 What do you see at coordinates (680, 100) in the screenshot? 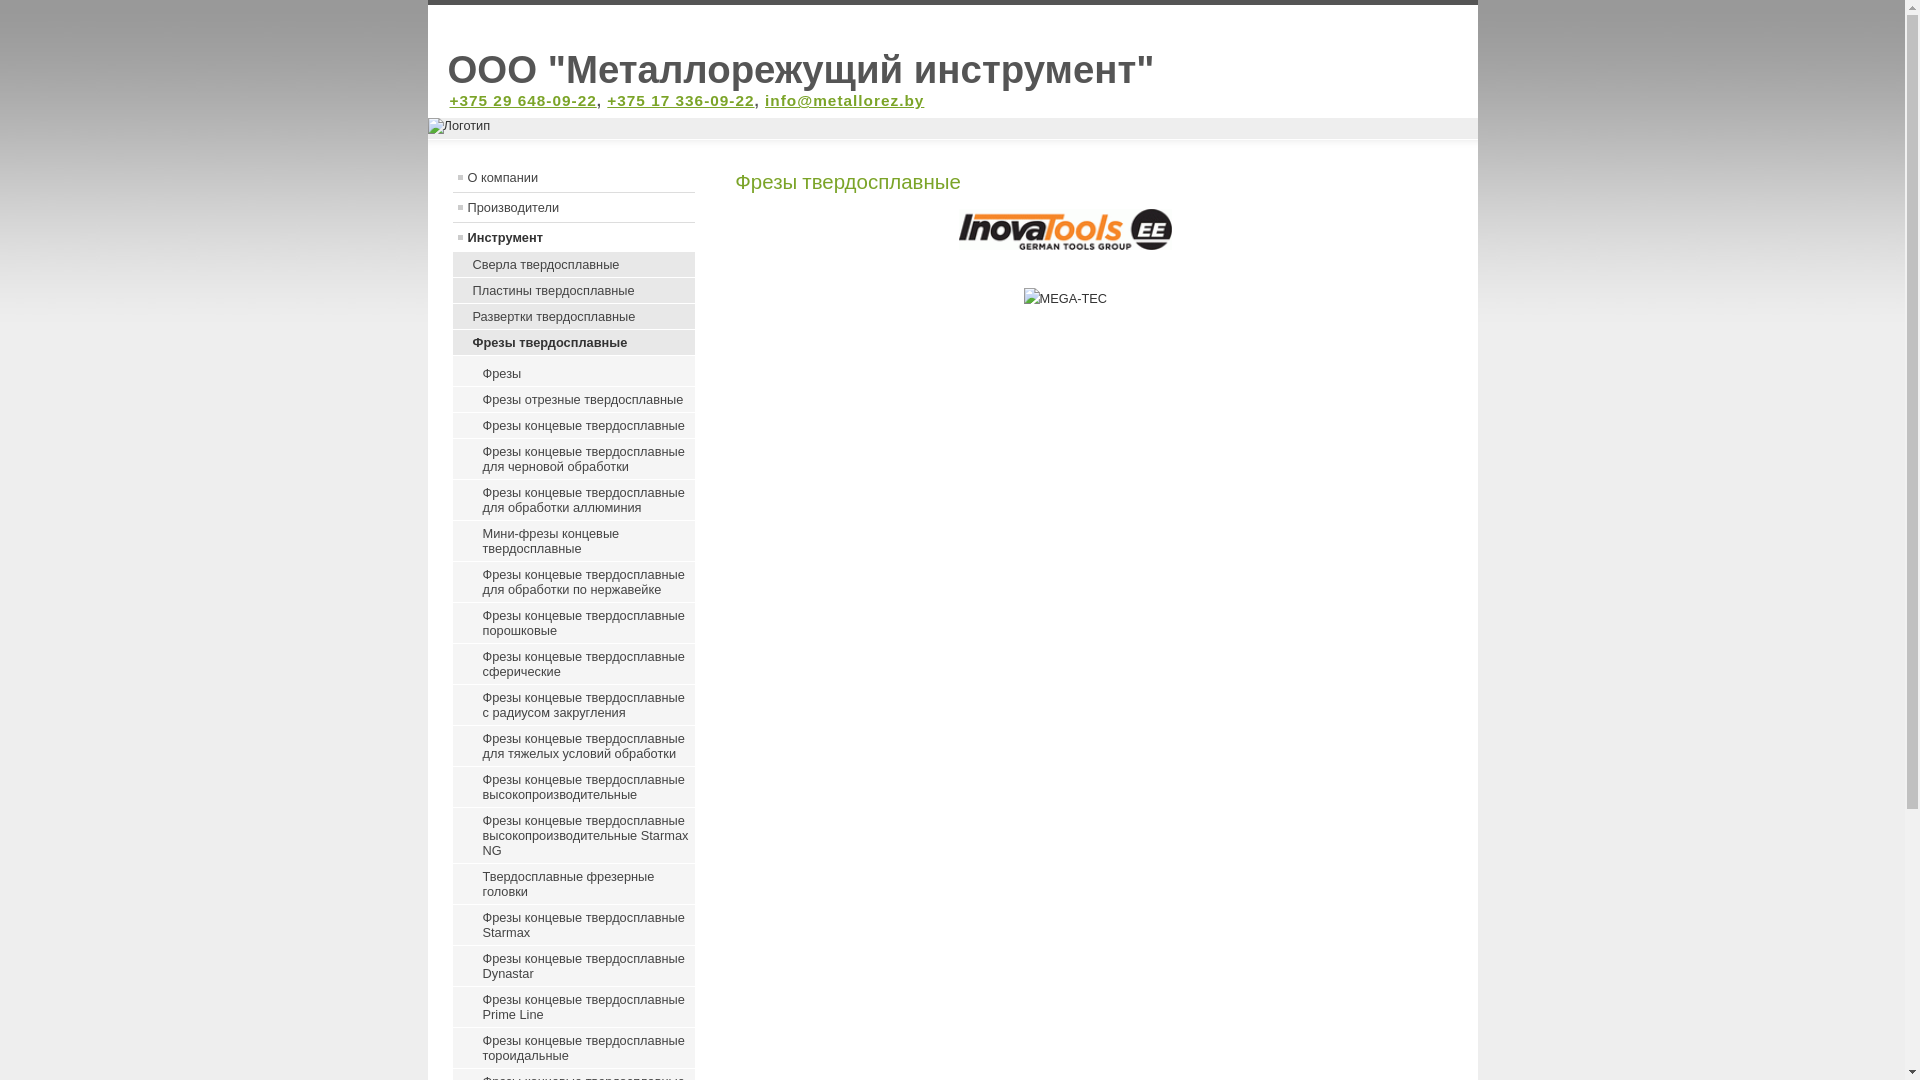
I see `'+375 17 336-09-22'` at bounding box center [680, 100].